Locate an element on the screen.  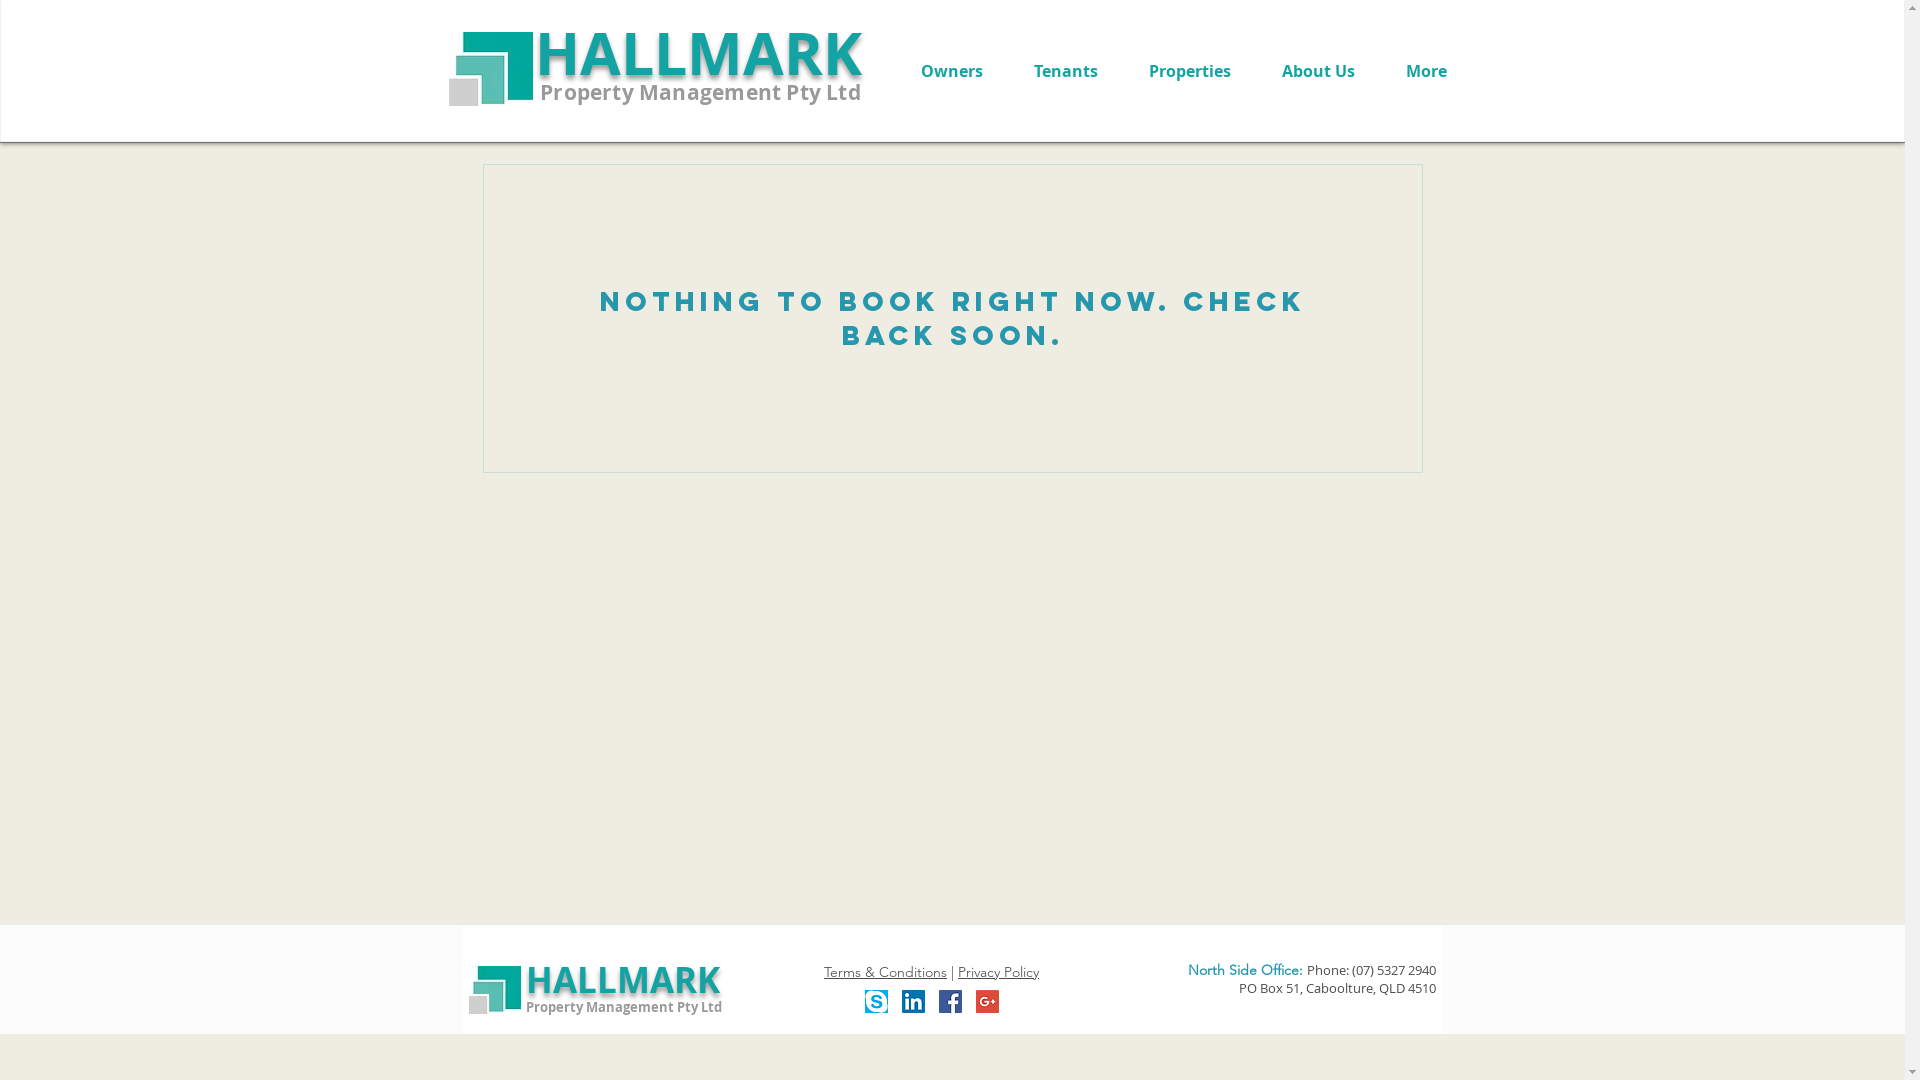
'Owners' is located at coordinates (951, 69).